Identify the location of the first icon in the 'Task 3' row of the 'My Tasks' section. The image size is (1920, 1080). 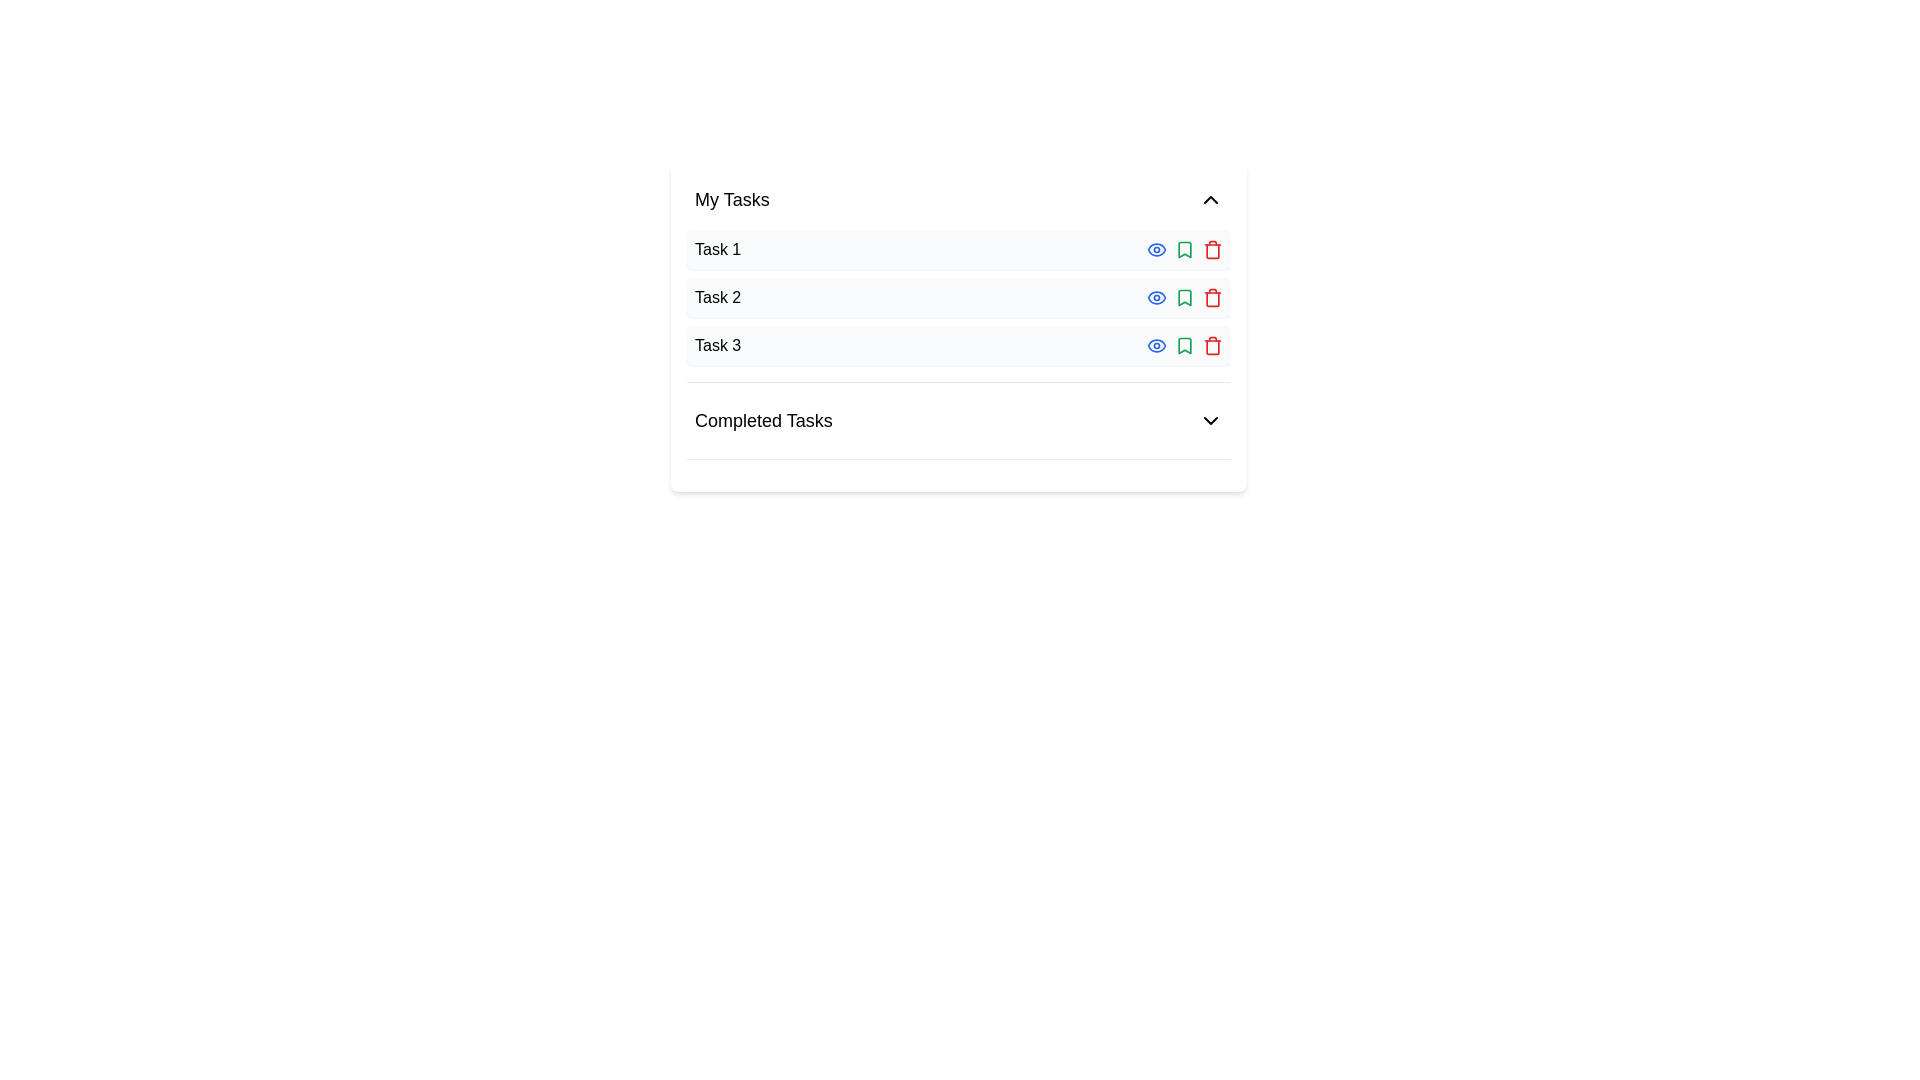
(1156, 345).